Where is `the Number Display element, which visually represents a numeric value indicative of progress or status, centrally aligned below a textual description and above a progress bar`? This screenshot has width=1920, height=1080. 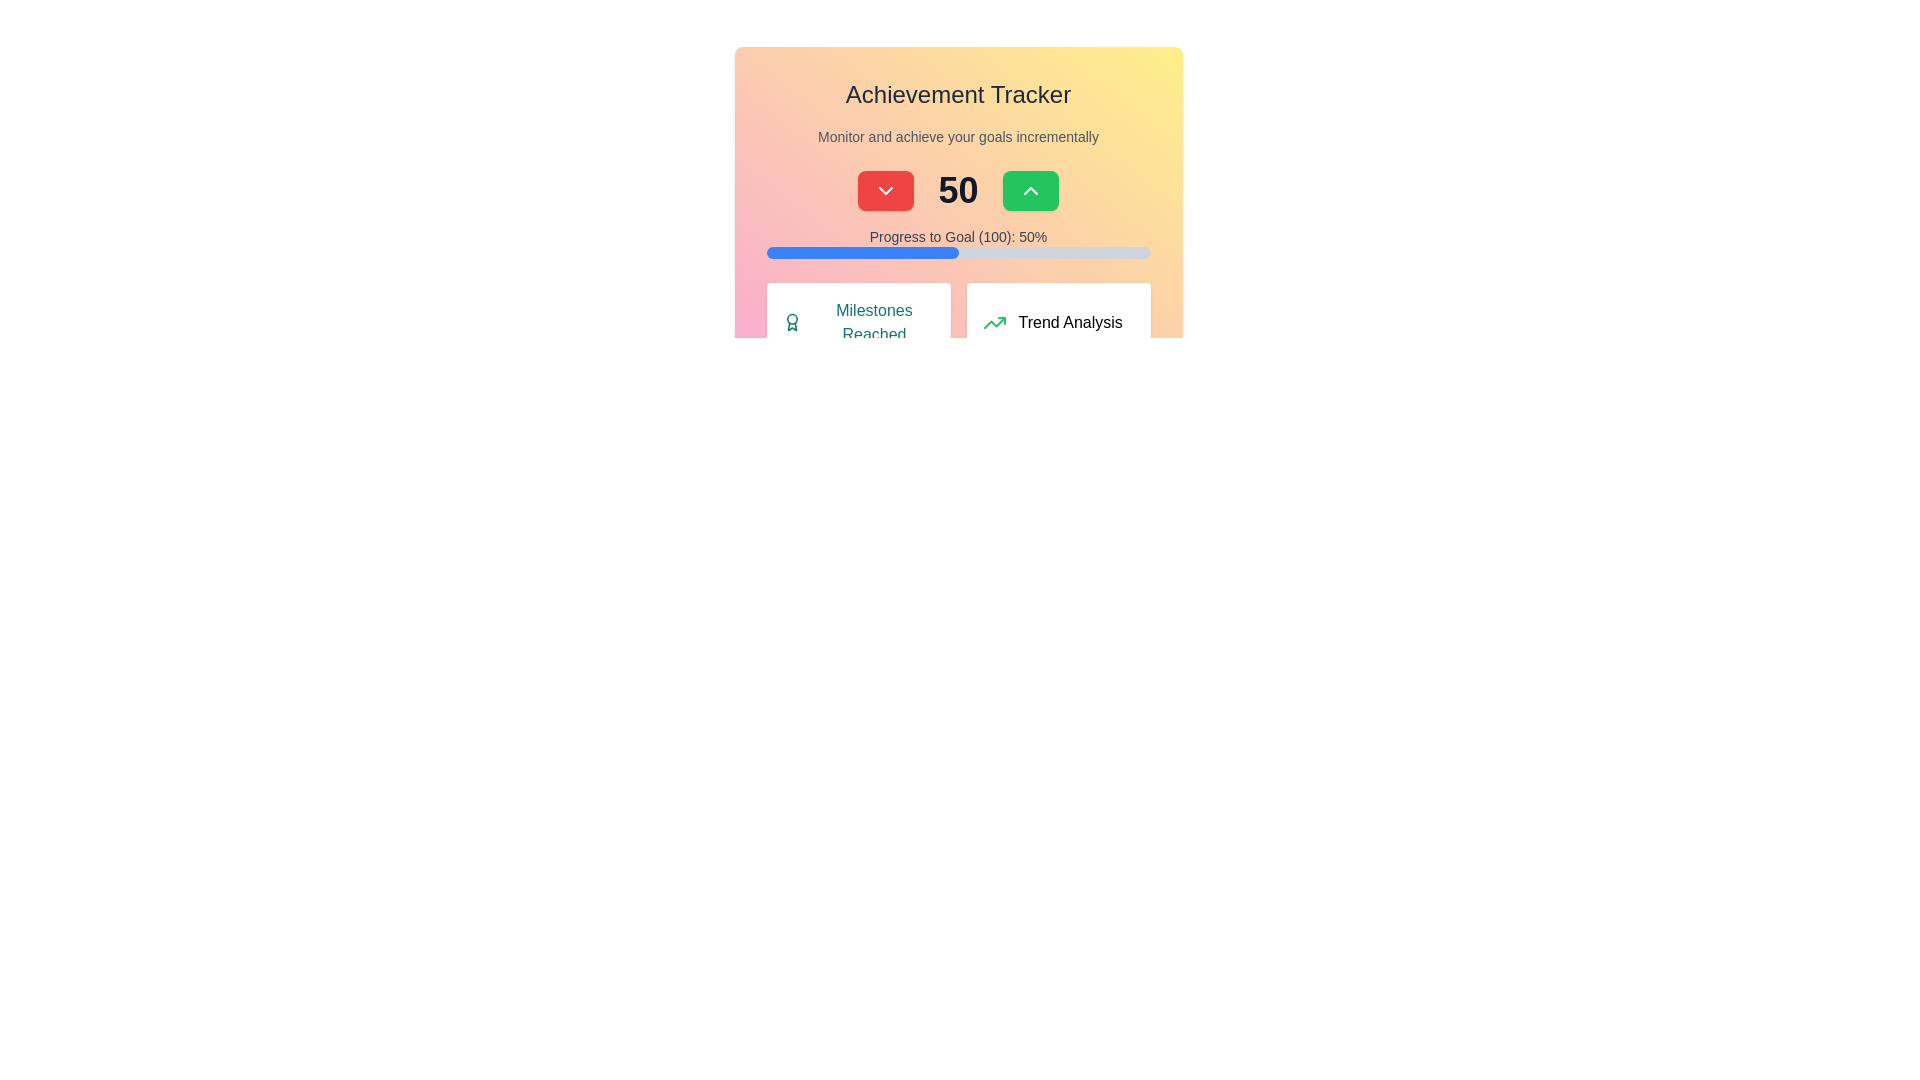
the Number Display element, which visually represents a numeric value indicative of progress or status, centrally aligned below a textual description and above a progress bar is located at coordinates (957, 191).